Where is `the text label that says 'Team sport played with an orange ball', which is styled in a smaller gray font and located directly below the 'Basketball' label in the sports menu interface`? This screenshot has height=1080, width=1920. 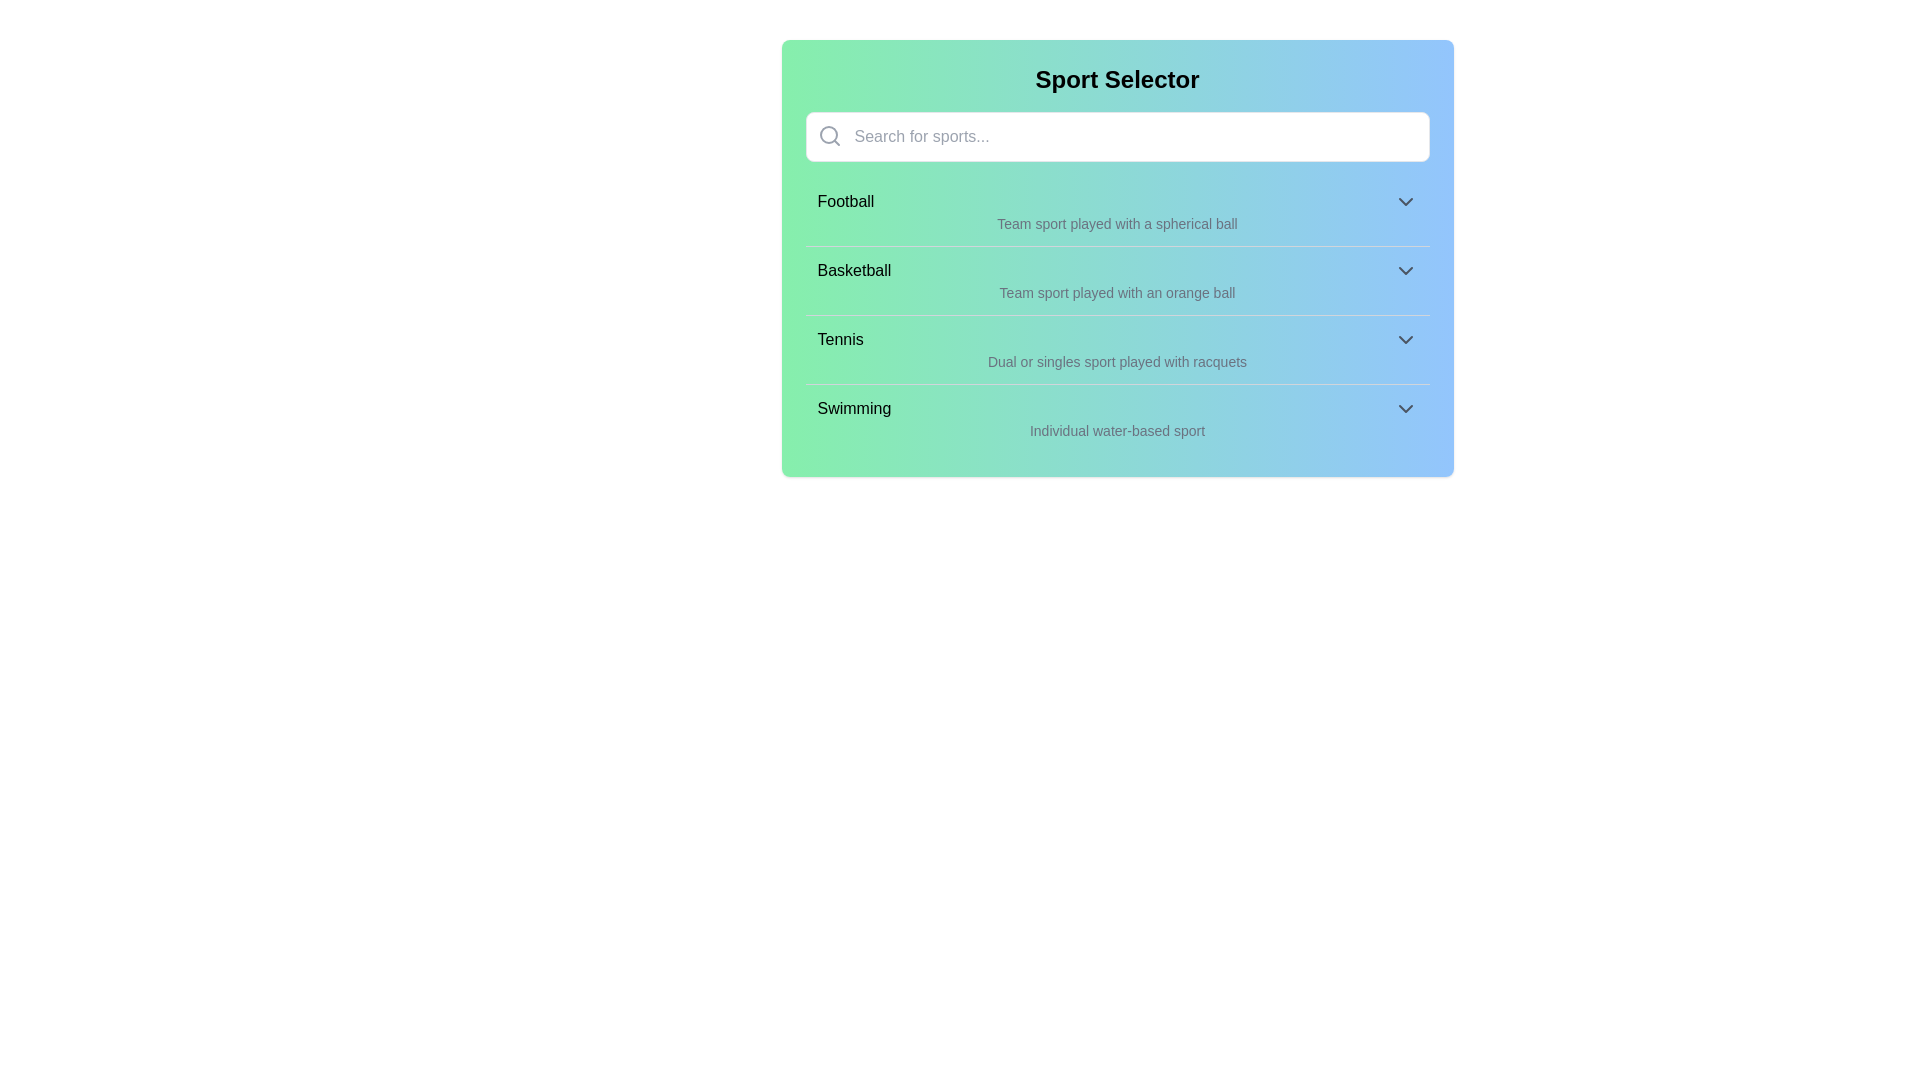 the text label that says 'Team sport played with an orange ball', which is styled in a smaller gray font and located directly below the 'Basketball' label in the sports menu interface is located at coordinates (1116, 293).